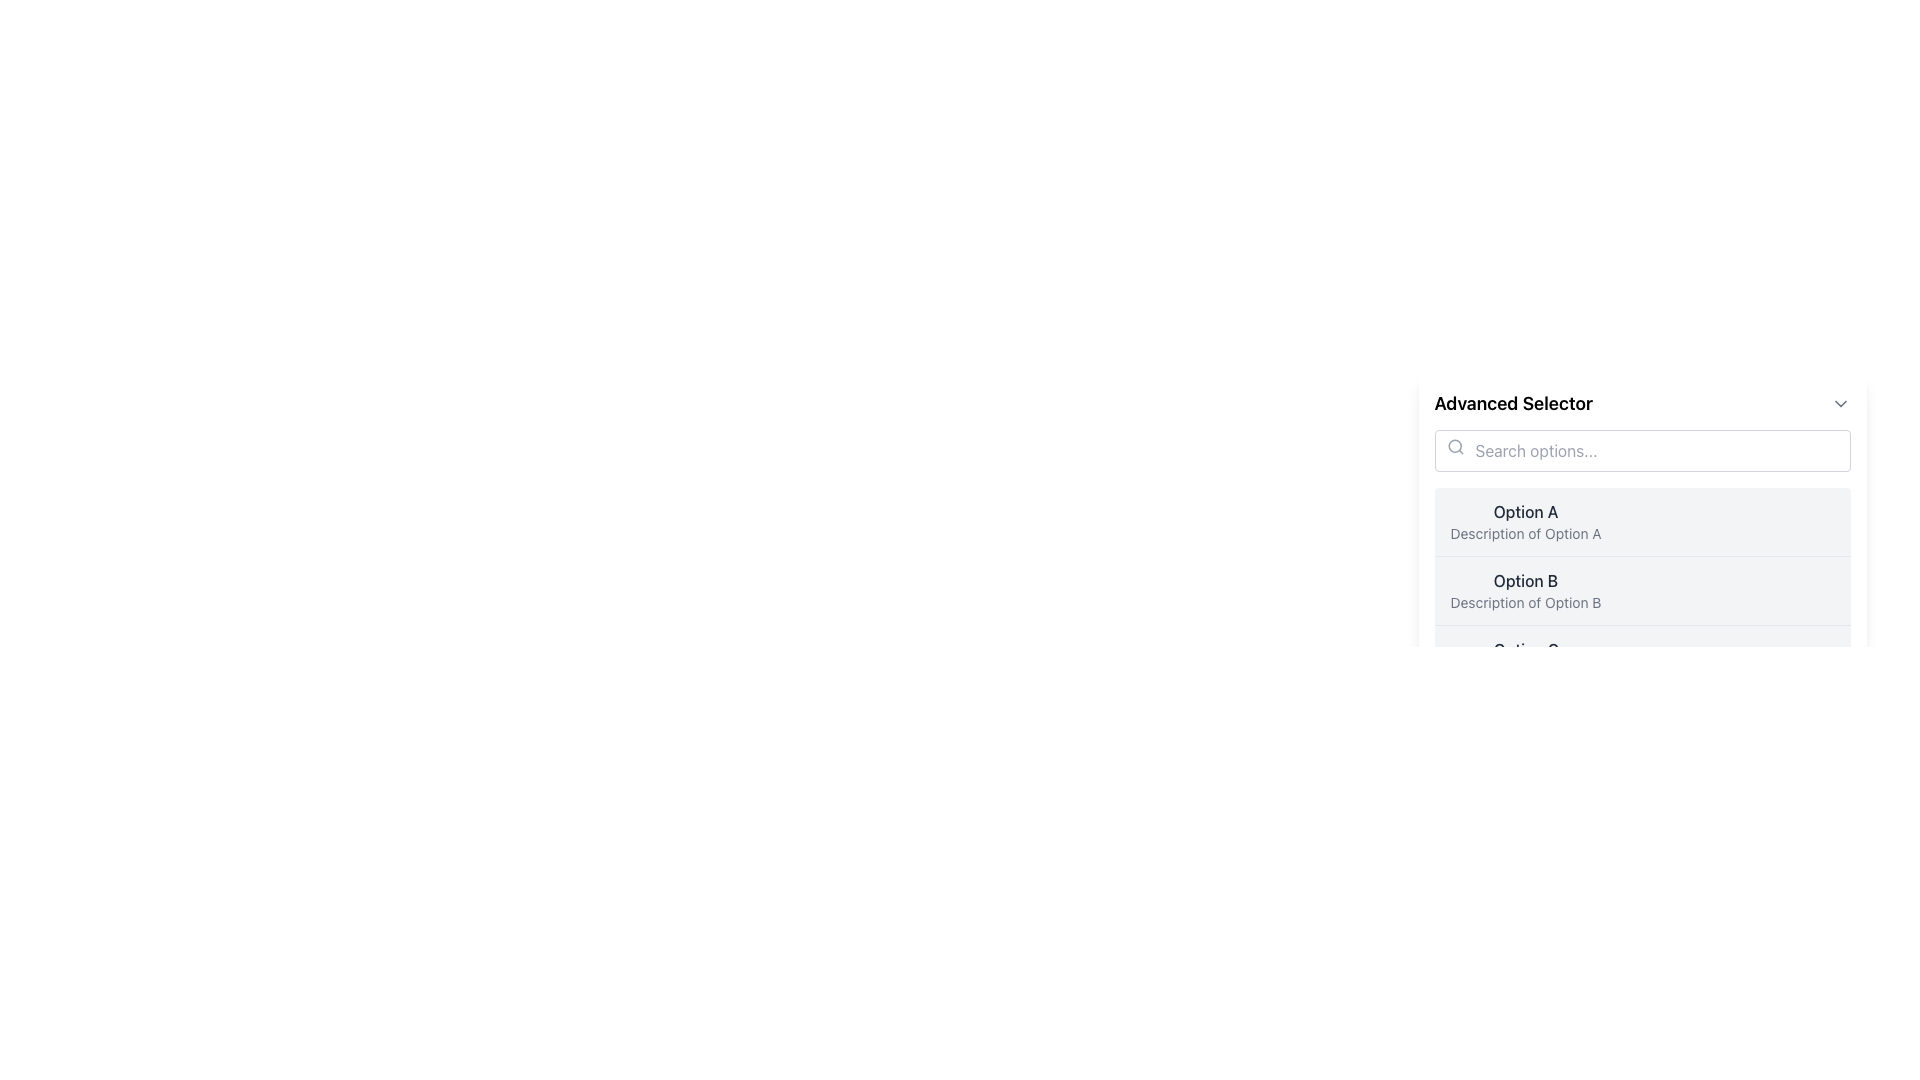 This screenshot has height=1080, width=1920. What do you see at coordinates (1642, 404) in the screenshot?
I see `the dropdown activator header to enable keyboard interaction with the dropdown menu` at bounding box center [1642, 404].